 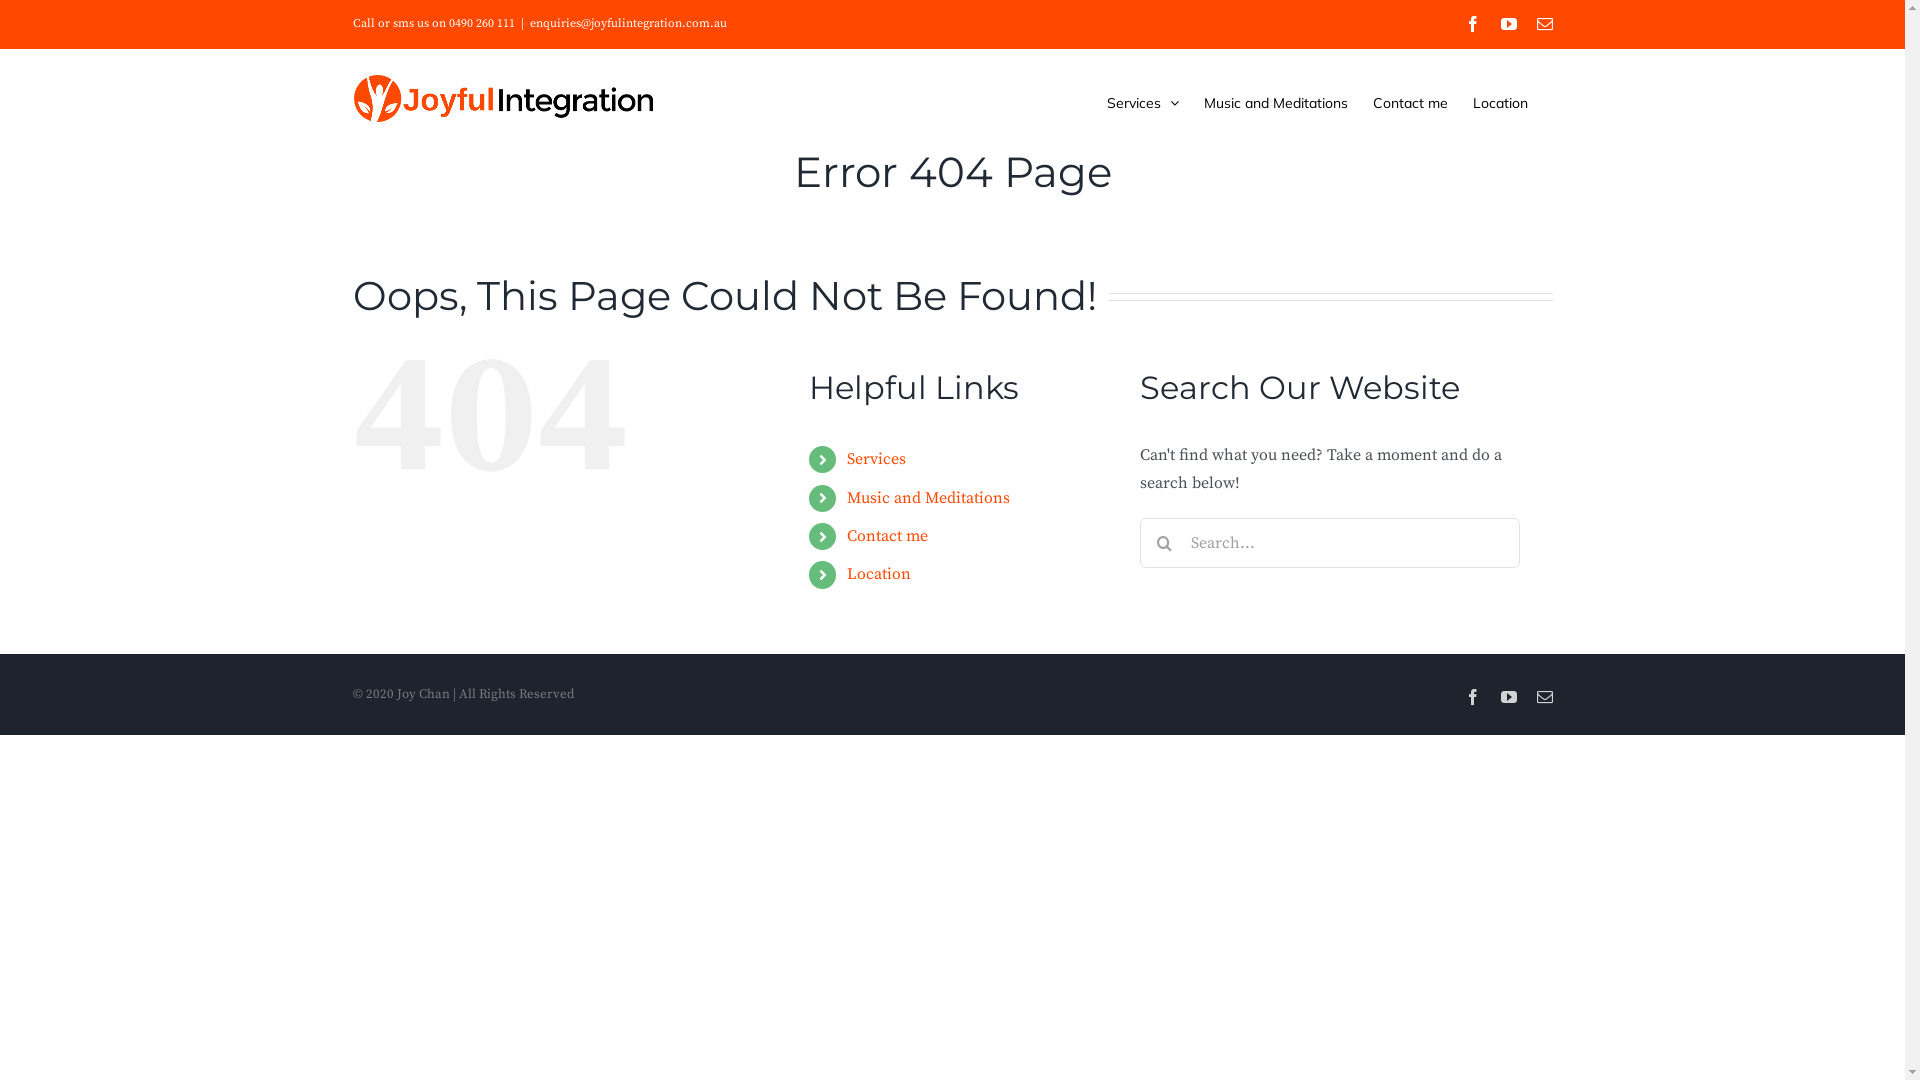 I want to click on 'Contact me', so click(x=886, y=535).